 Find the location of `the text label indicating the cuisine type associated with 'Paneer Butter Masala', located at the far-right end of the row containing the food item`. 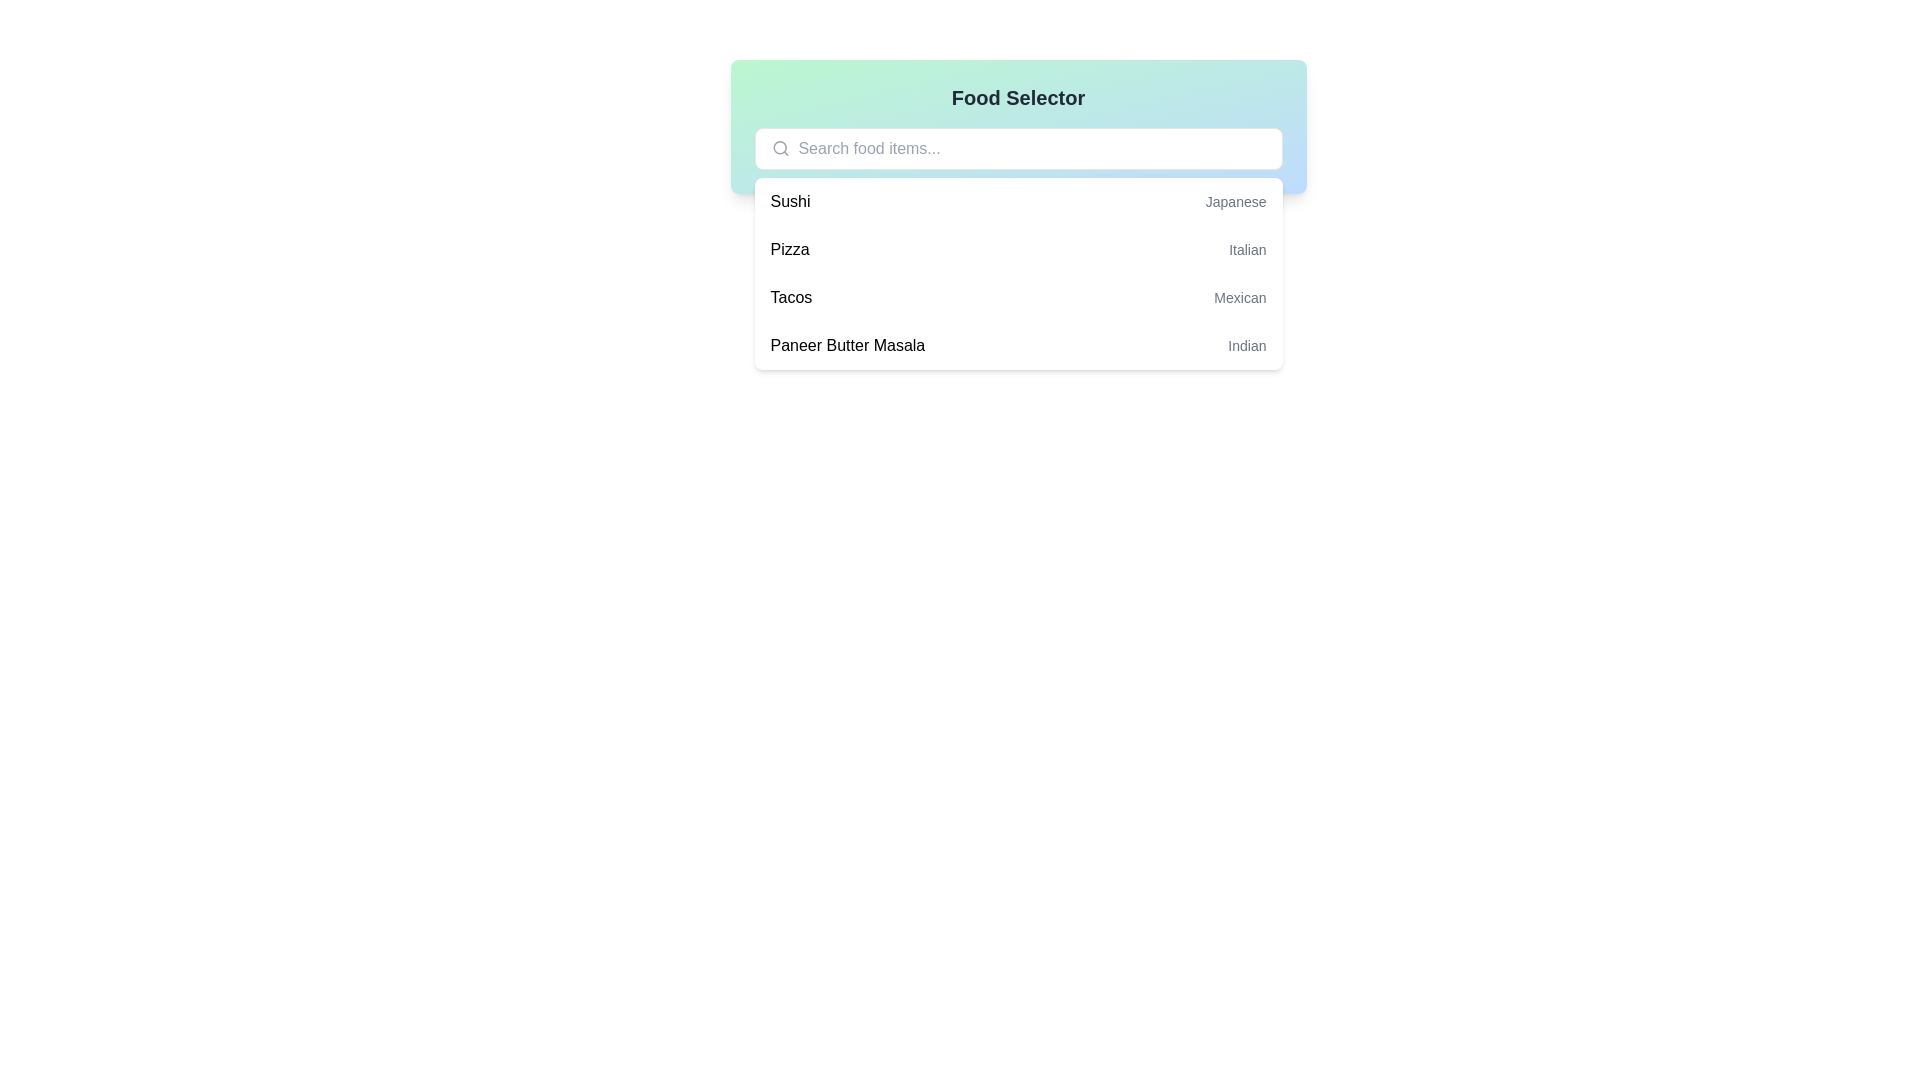

the text label indicating the cuisine type associated with 'Paneer Butter Masala', located at the far-right end of the row containing the food item is located at coordinates (1246, 345).